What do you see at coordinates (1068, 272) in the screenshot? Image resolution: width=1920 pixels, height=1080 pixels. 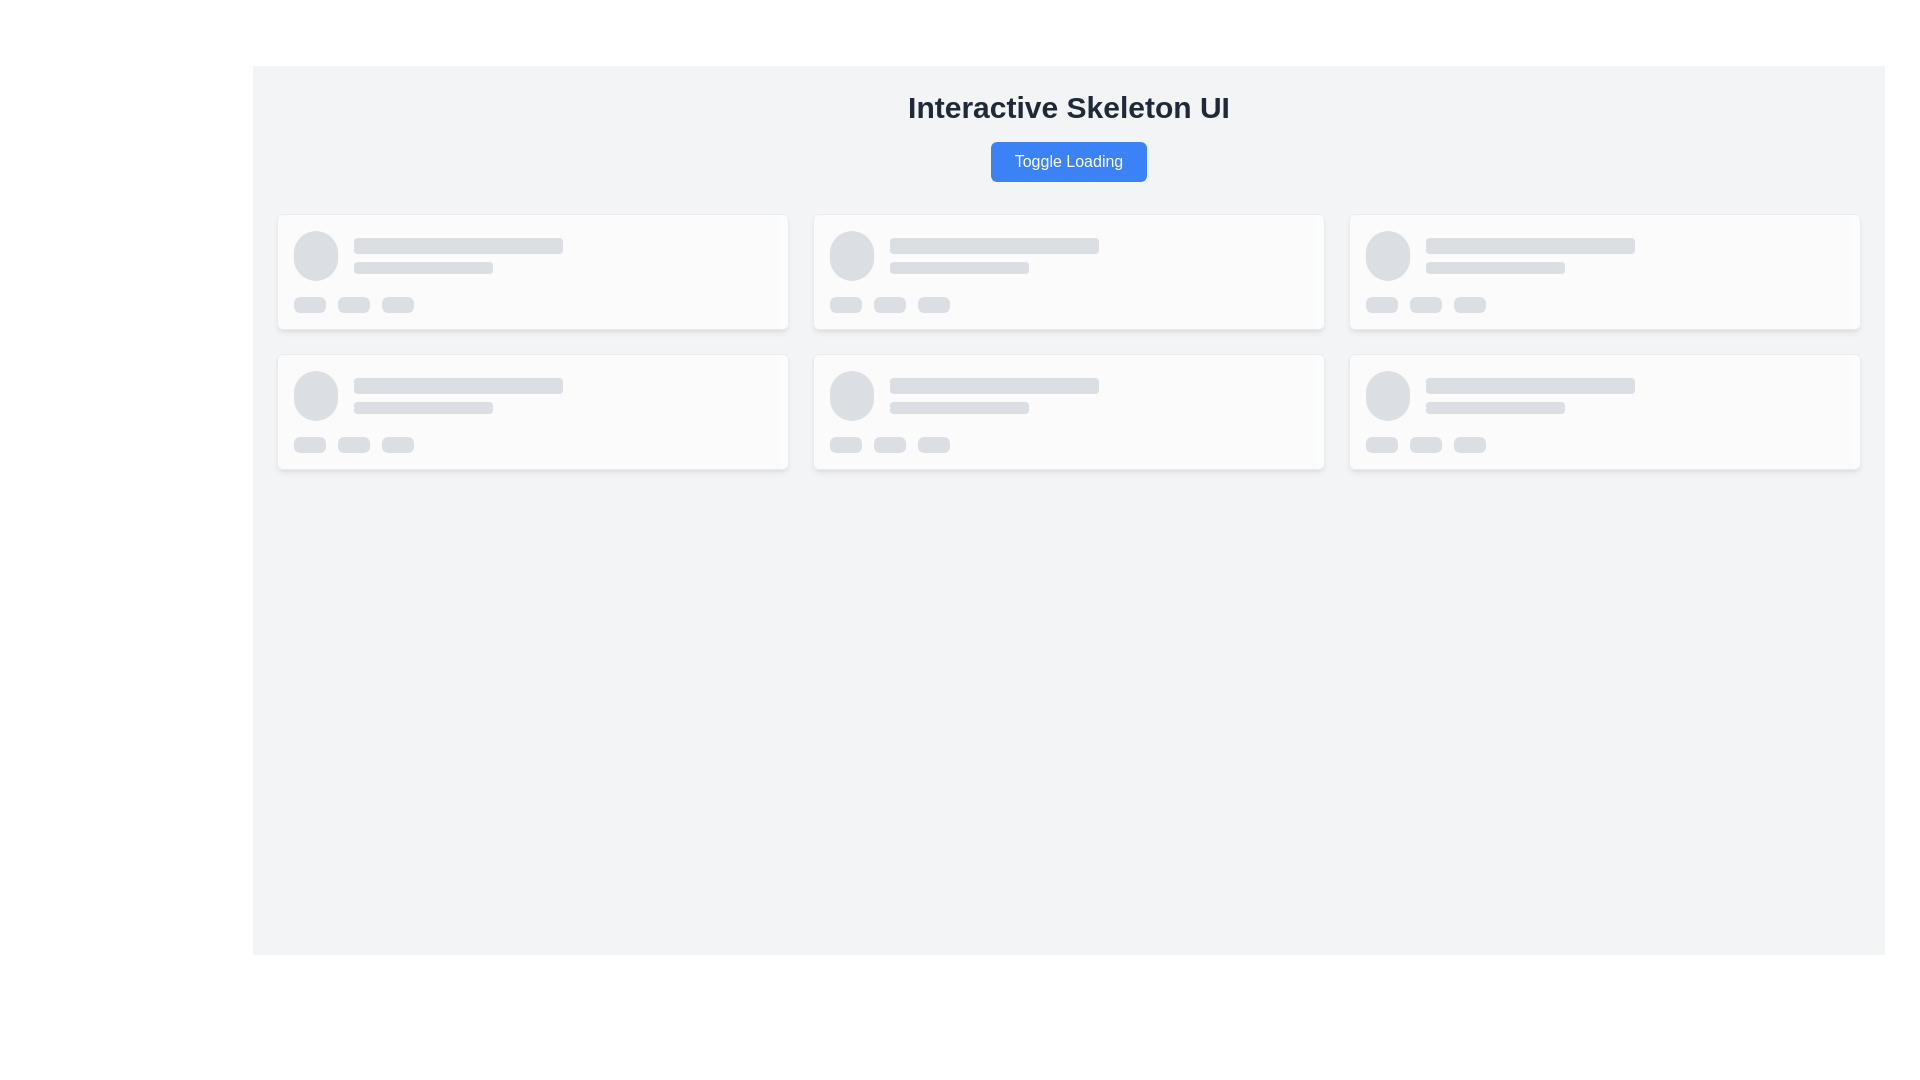 I see `the second card in the grid layout that has a loading animation and a distinct rounded border, positioned in the top-middle column` at bounding box center [1068, 272].